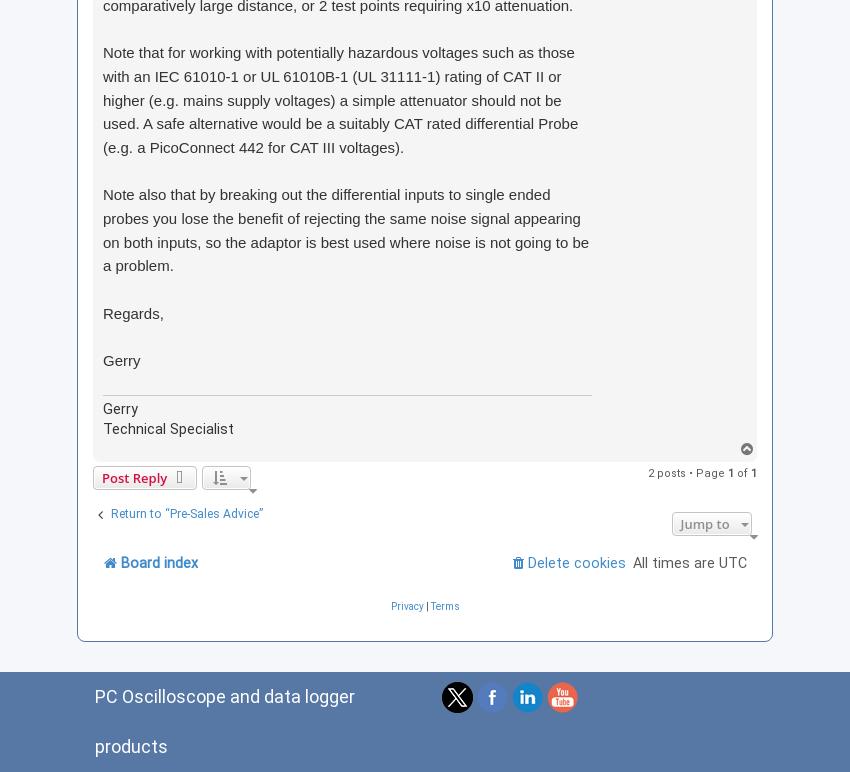 The width and height of the screenshot is (850, 772). What do you see at coordinates (345, 228) in the screenshot?
I see `'Note also that by breaking out the differential inputs to single ended probes you lose the benefit of rejecting the same noise signal appearing on both inputs, so the adaptor is best used where noise is not going to be a problem.'` at bounding box center [345, 228].